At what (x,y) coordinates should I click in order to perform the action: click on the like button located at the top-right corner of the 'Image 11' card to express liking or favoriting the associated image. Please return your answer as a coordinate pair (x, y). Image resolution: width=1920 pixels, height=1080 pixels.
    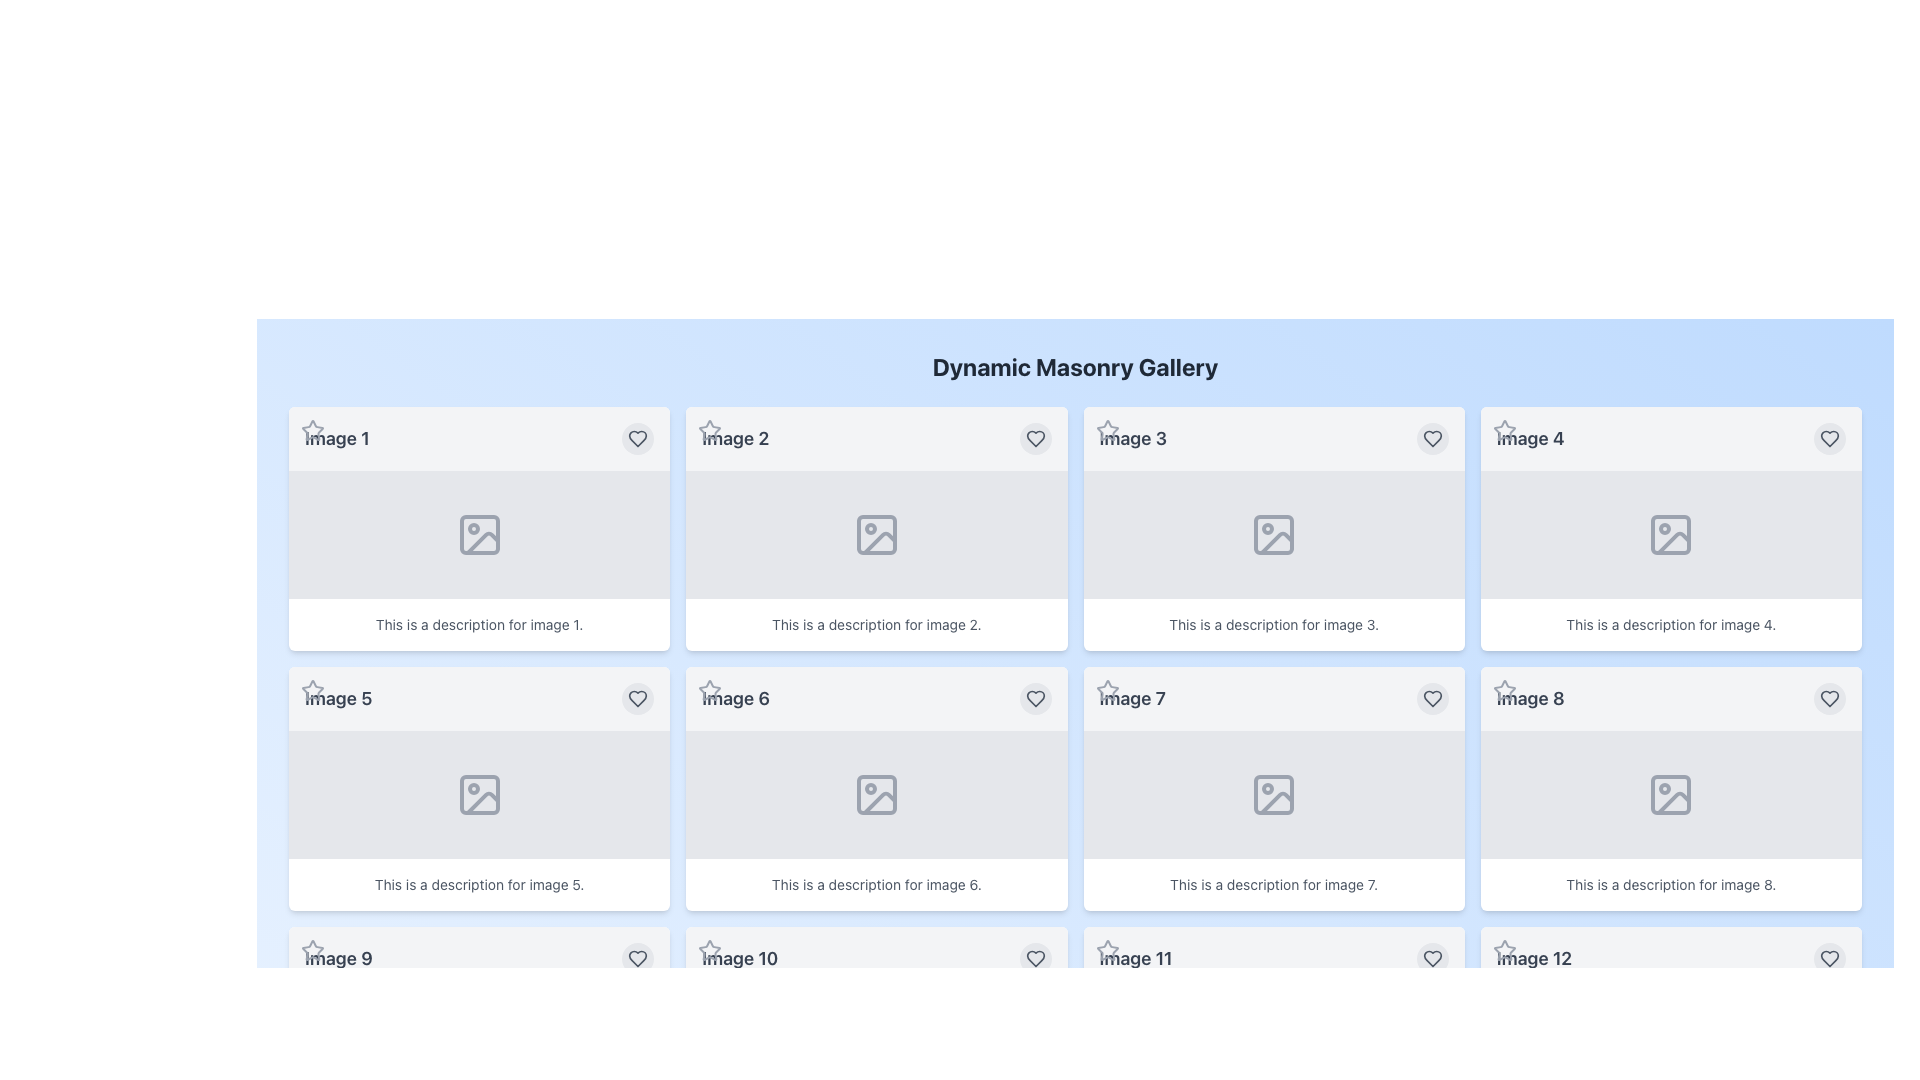
    Looking at the image, I should click on (1431, 958).